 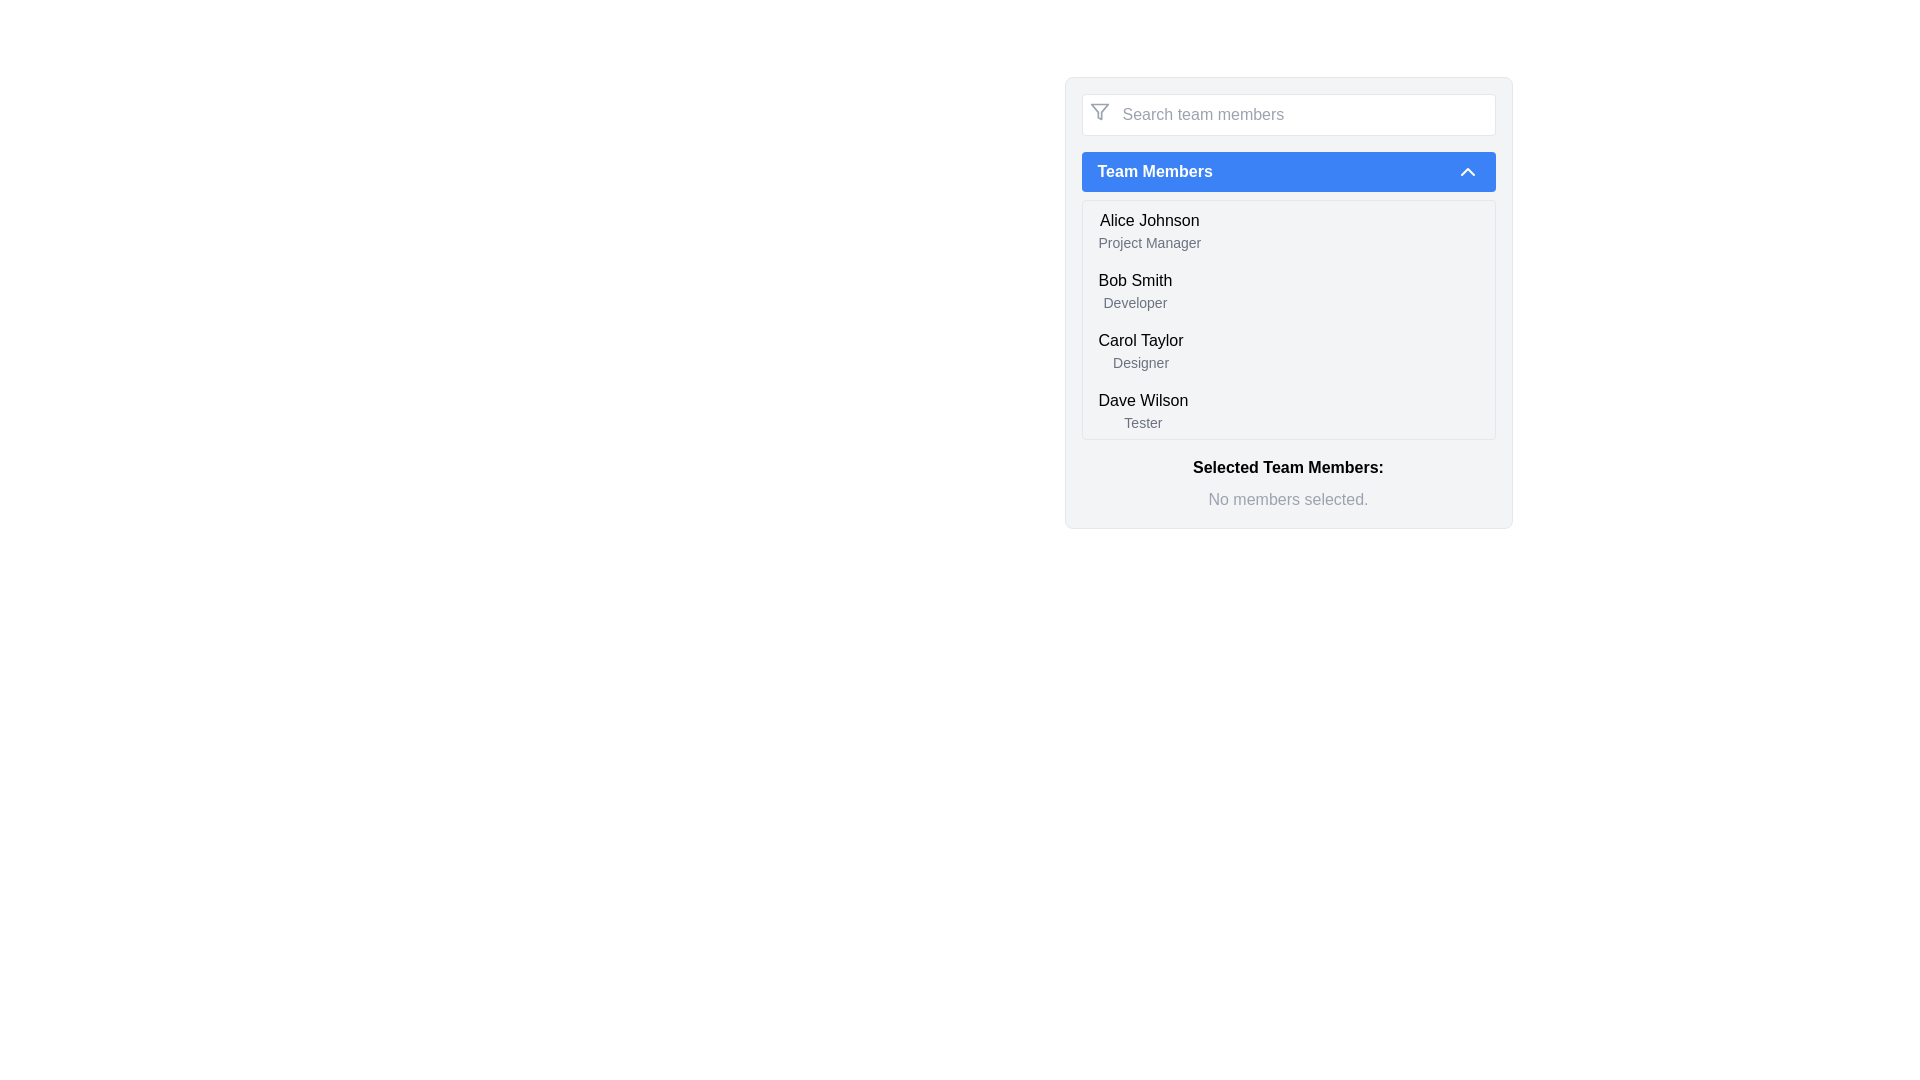 I want to click on the Text label displaying the role of the team member 'Bob Smith', which is positioned directly below his name in the 'Team Members' list, so click(x=1135, y=303).